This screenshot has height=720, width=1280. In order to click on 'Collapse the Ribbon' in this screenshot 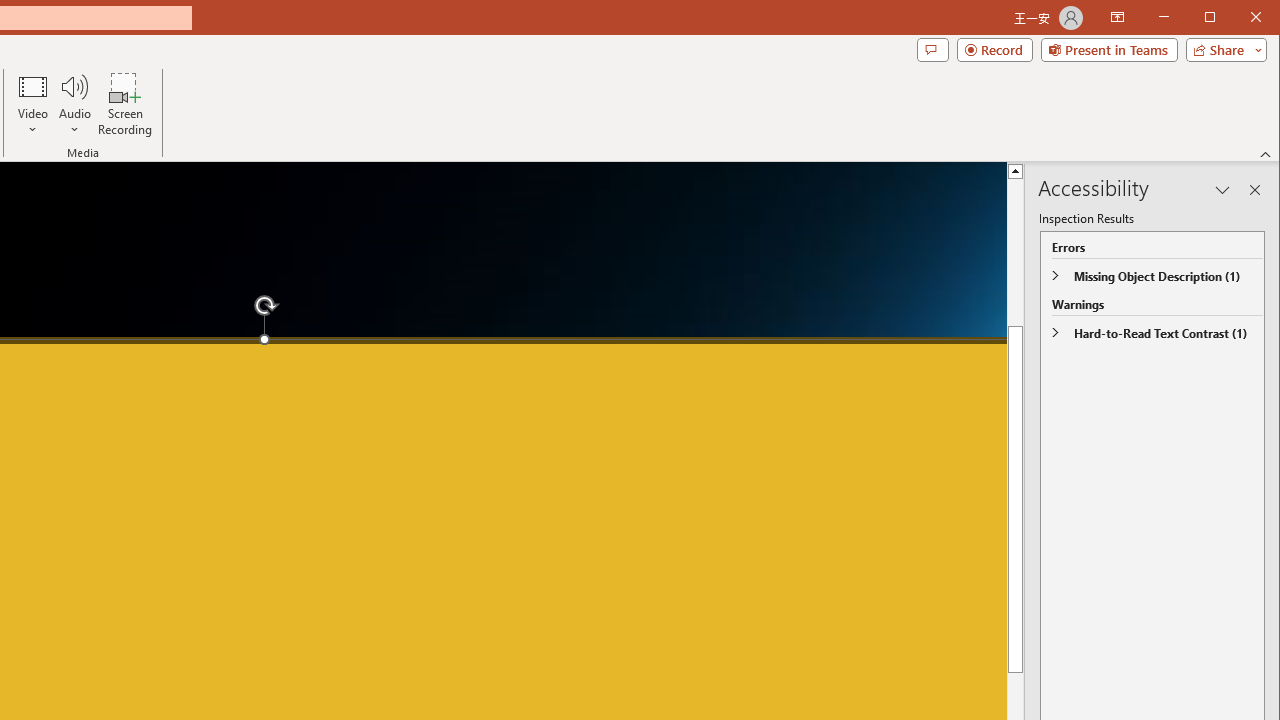, I will do `click(1265, 153)`.